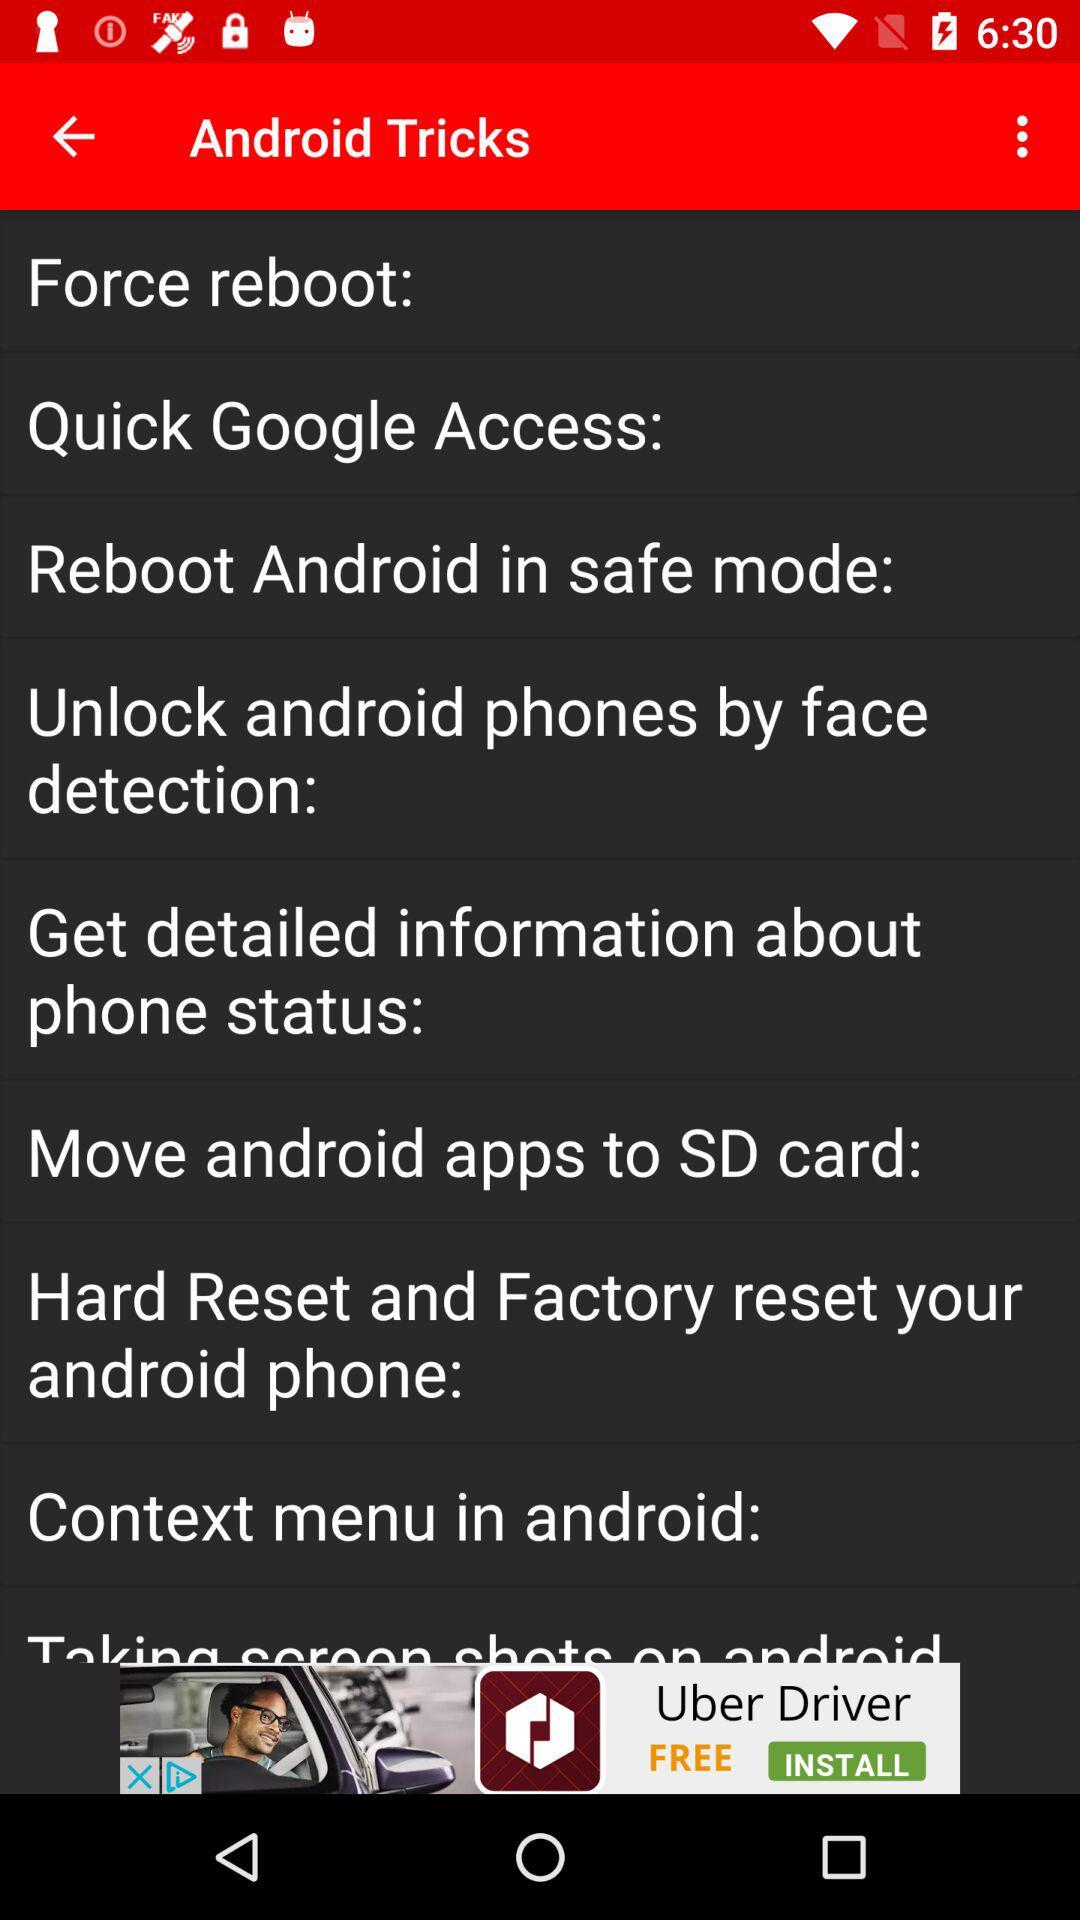  Describe the element at coordinates (540, 1727) in the screenshot. I see `click advertisement` at that location.